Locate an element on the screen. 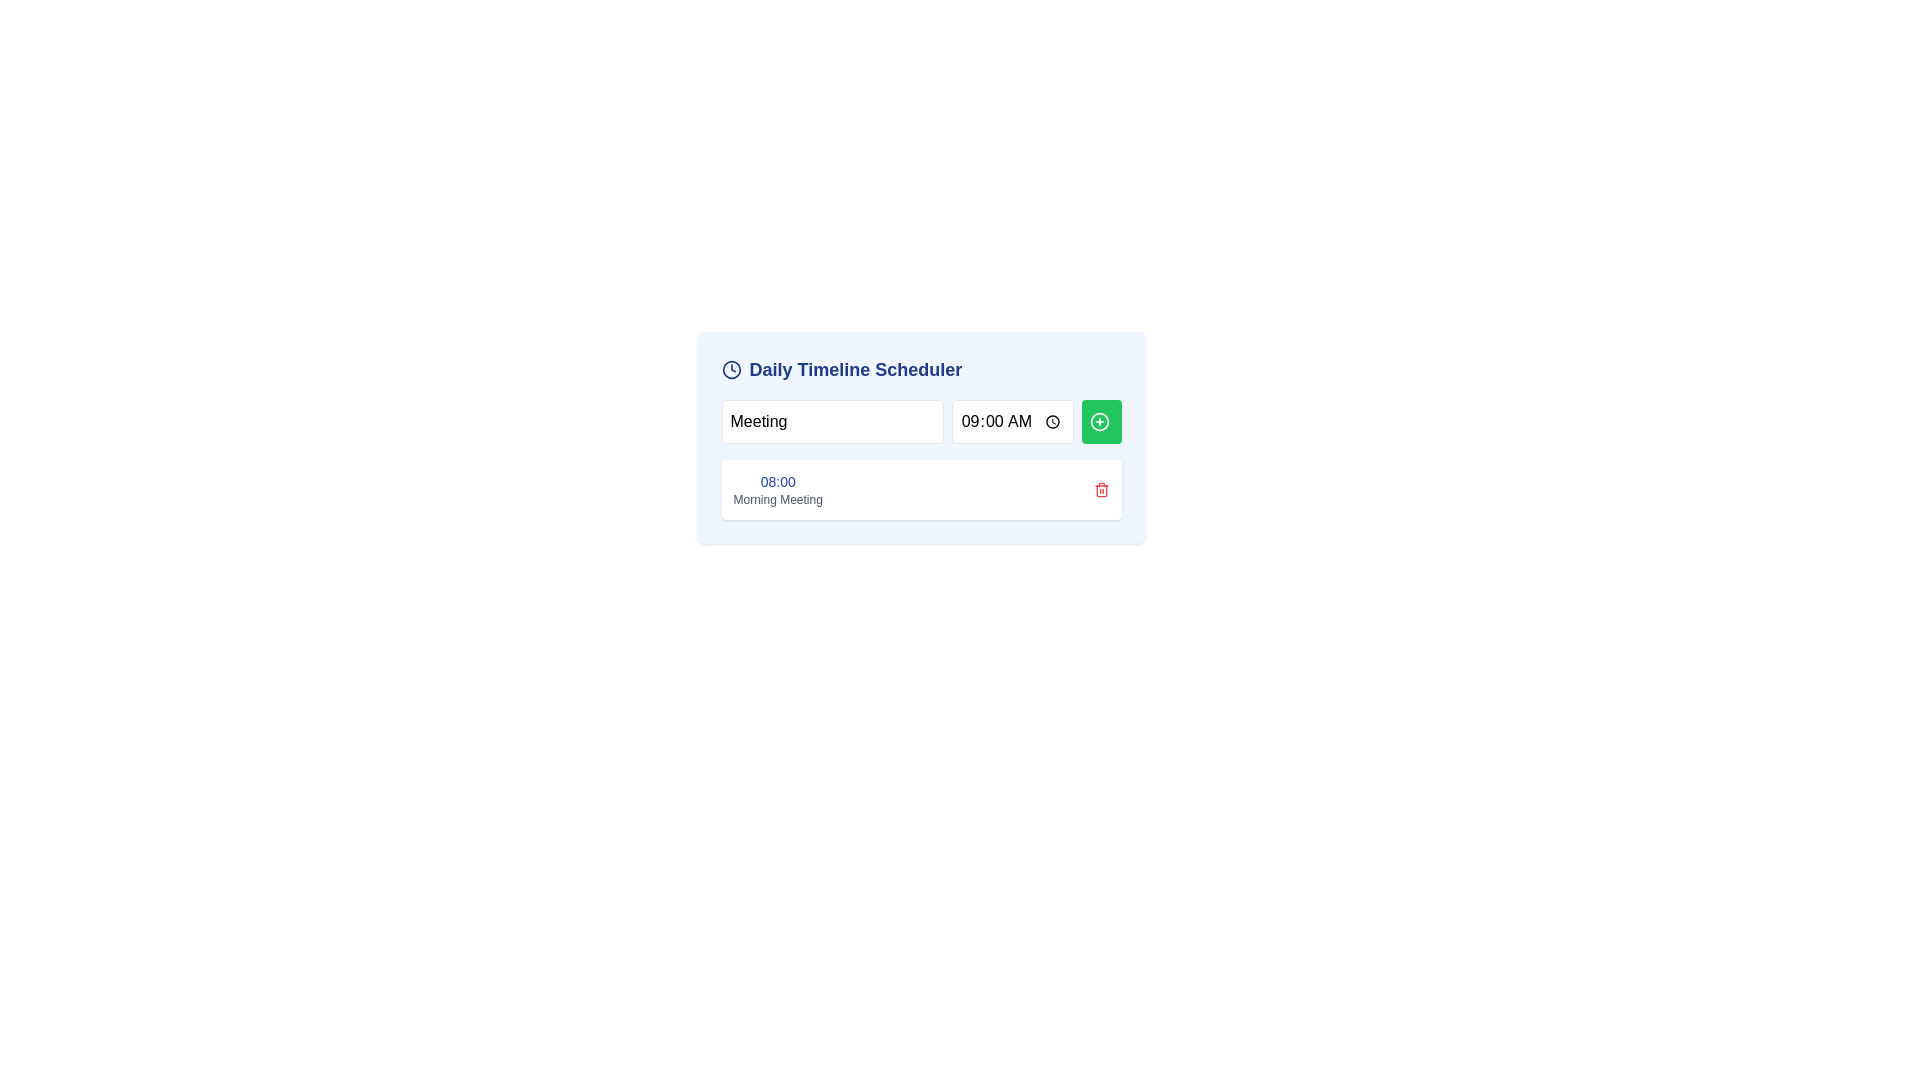  the green circular button with a white plus icon, located at the far right end of the row containing 'Meeting' and '09:00 AM' input fields is located at coordinates (1100, 420).